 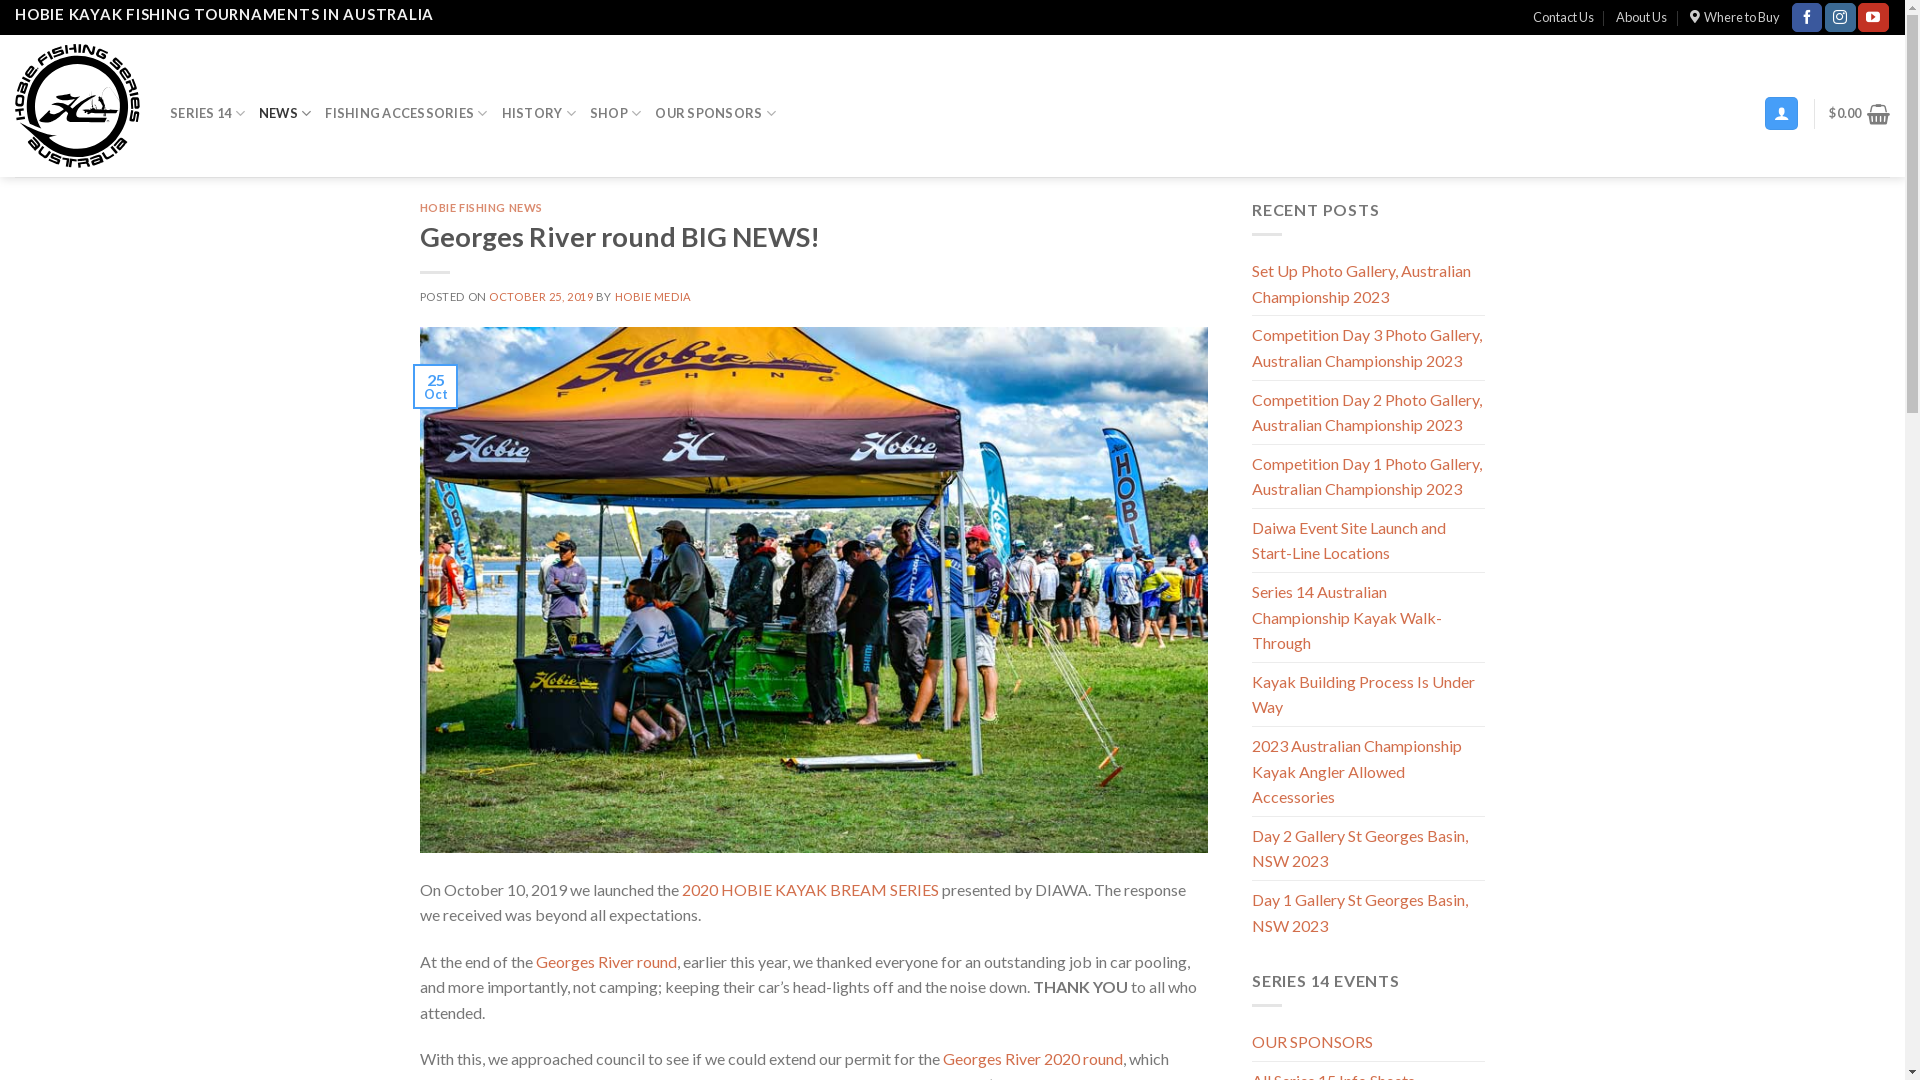 What do you see at coordinates (481, 207) in the screenshot?
I see `'HOBIE FISHING NEWS'` at bounding box center [481, 207].